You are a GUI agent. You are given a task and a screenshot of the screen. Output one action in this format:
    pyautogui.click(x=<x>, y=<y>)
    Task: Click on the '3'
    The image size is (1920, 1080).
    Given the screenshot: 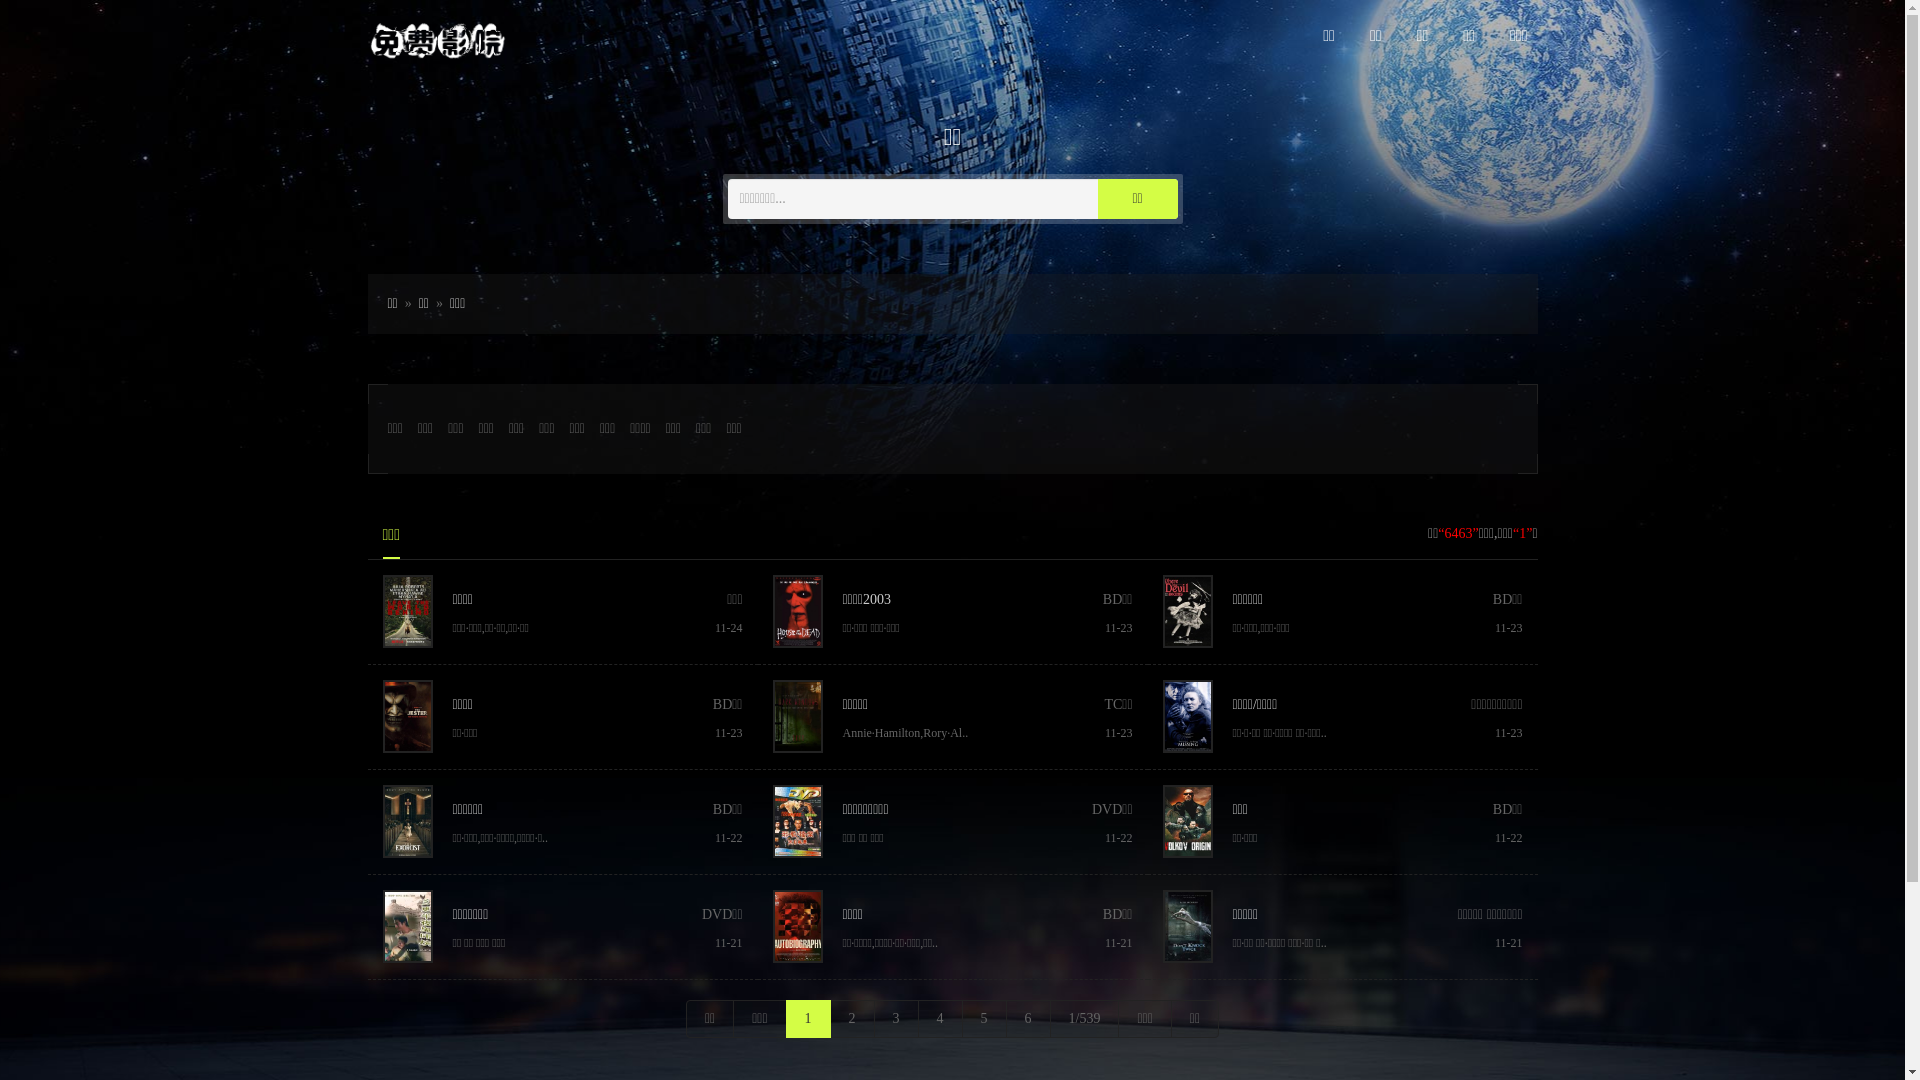 What is the action you would take?
    pyautogui.click(x=895, y=1018)
    